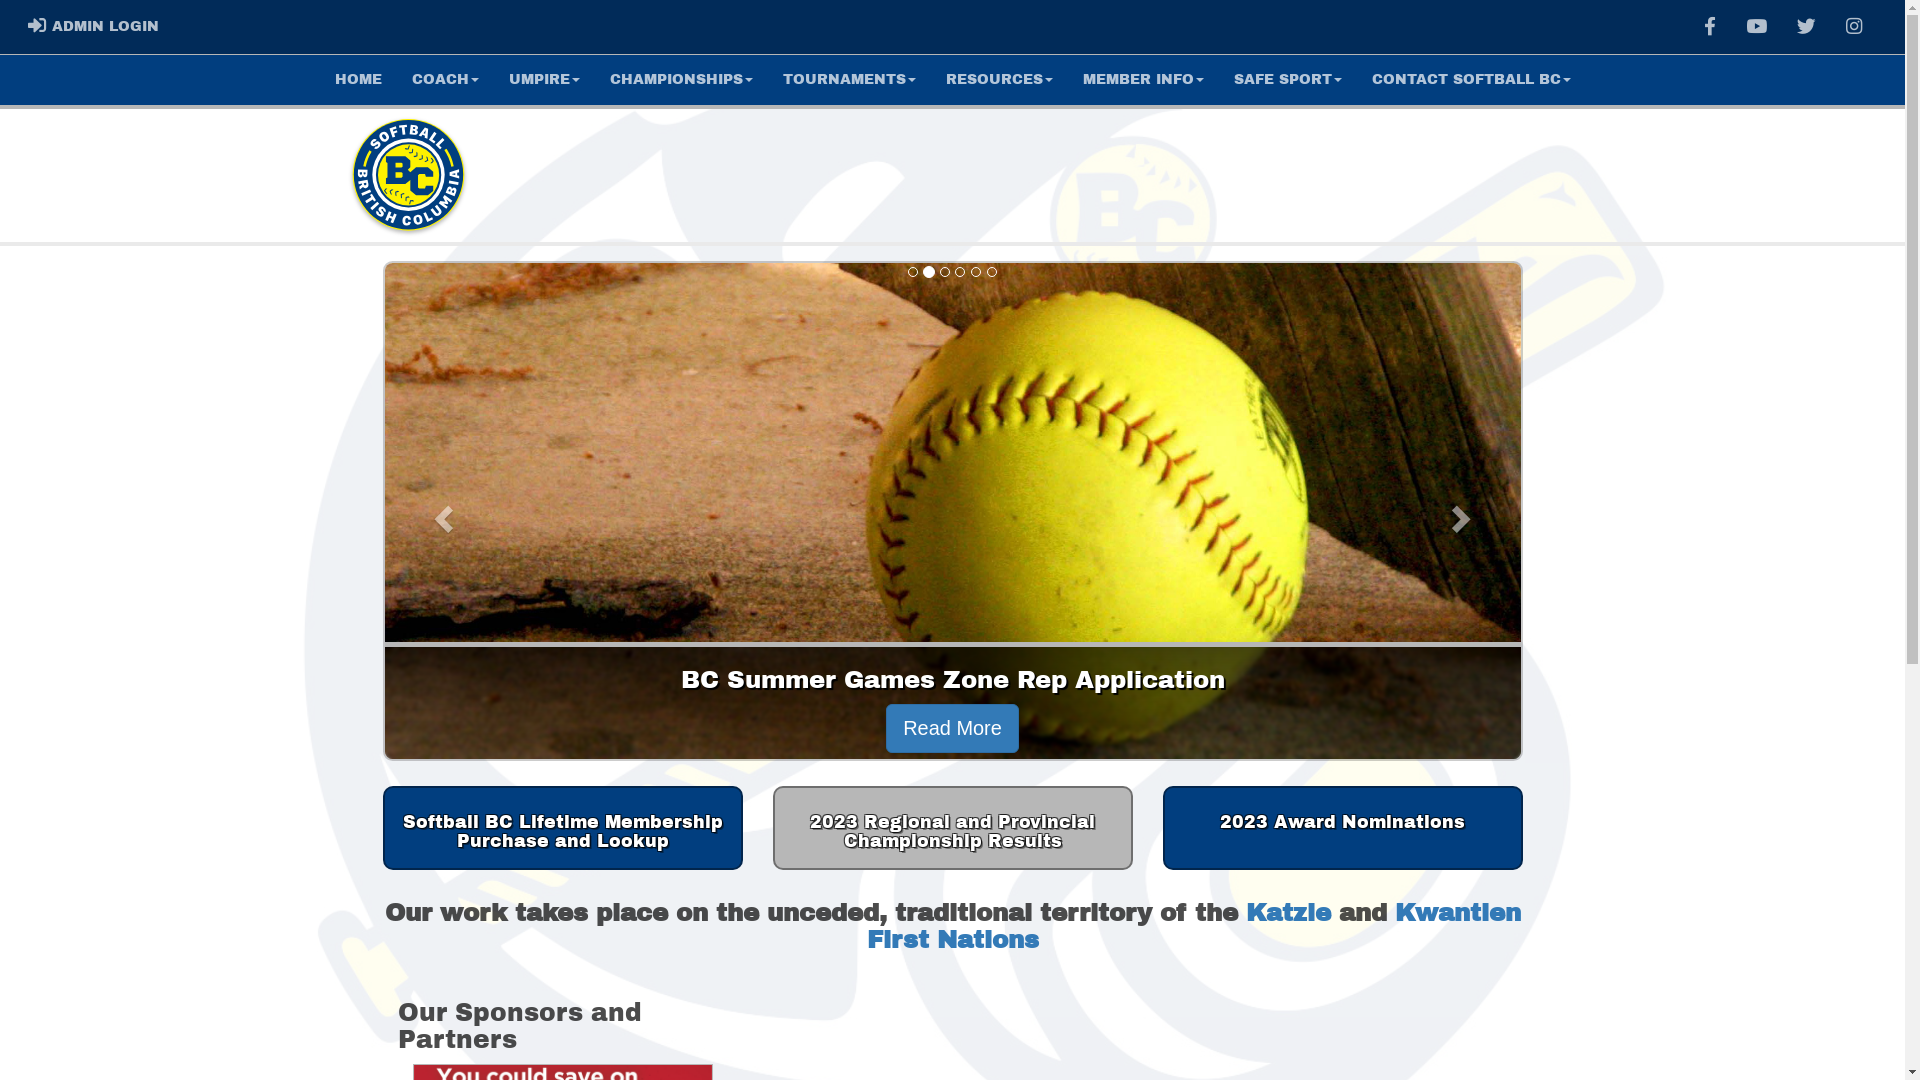 The image size is (1920, 1080). I want to click on 'SAFE SPORT', so click(1217, 79).